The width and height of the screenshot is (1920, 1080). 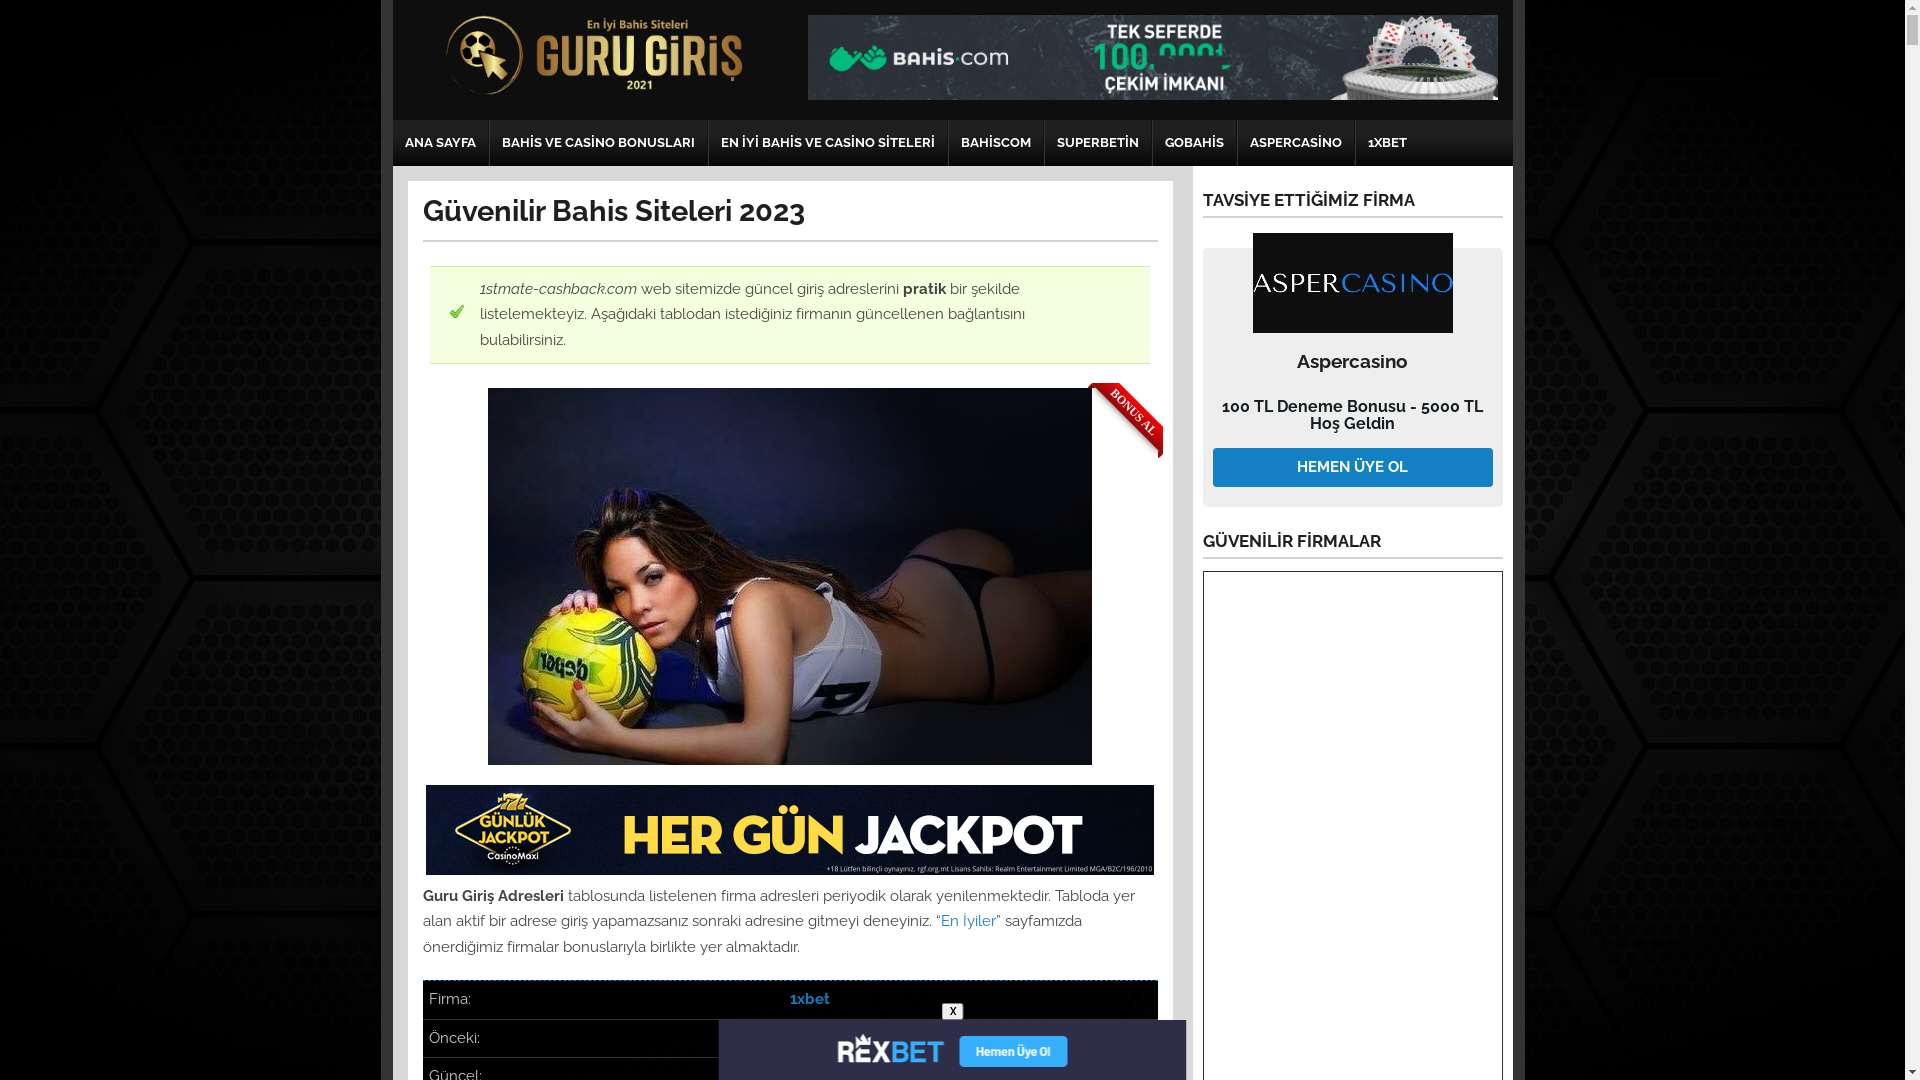 What do you see at coordinates (597, 141) in the screenshot?
I see `'BAHIS VE CASINO BONUSLARI'` at bounding box center [597, 141].